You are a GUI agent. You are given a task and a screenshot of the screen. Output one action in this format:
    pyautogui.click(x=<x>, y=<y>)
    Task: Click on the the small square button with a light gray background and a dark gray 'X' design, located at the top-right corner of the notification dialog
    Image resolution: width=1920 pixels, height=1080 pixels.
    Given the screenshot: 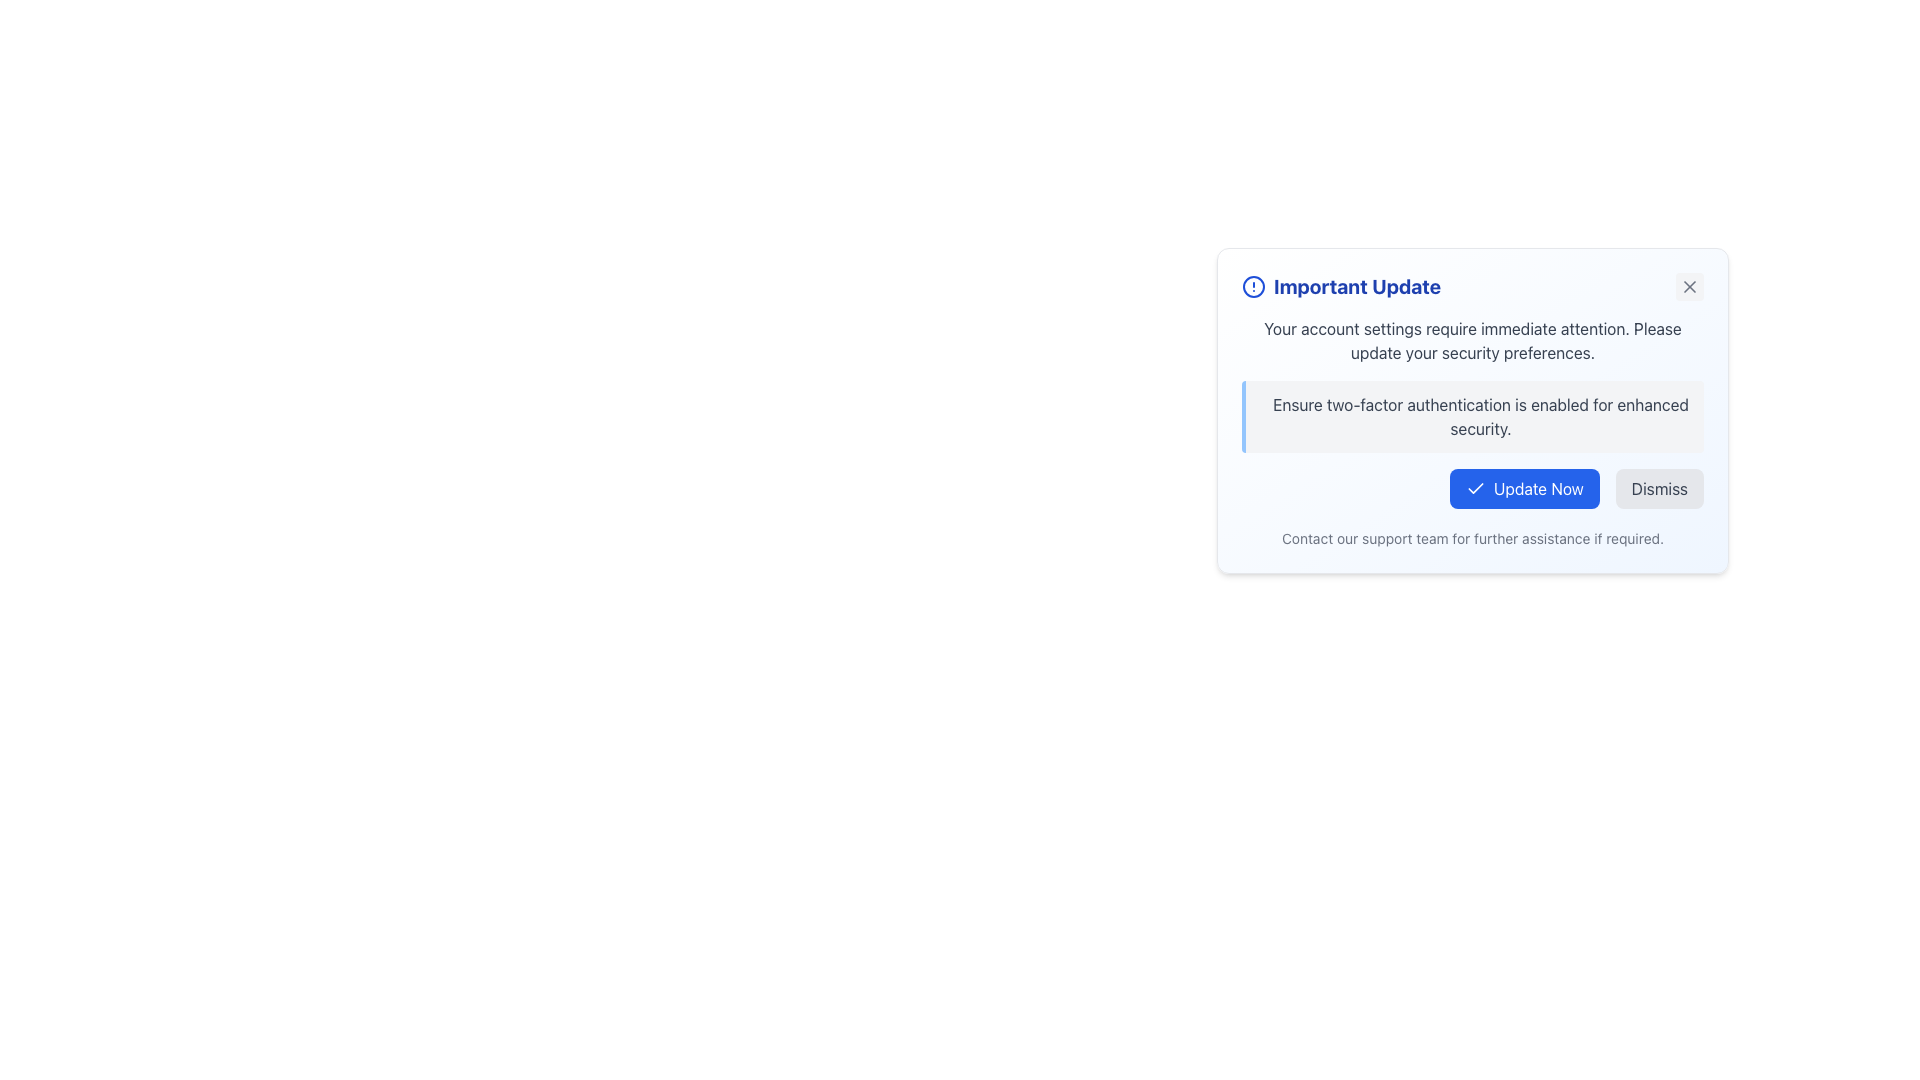 What is the action you would take?
    pyautogui.click(x=1688, y=286)
    